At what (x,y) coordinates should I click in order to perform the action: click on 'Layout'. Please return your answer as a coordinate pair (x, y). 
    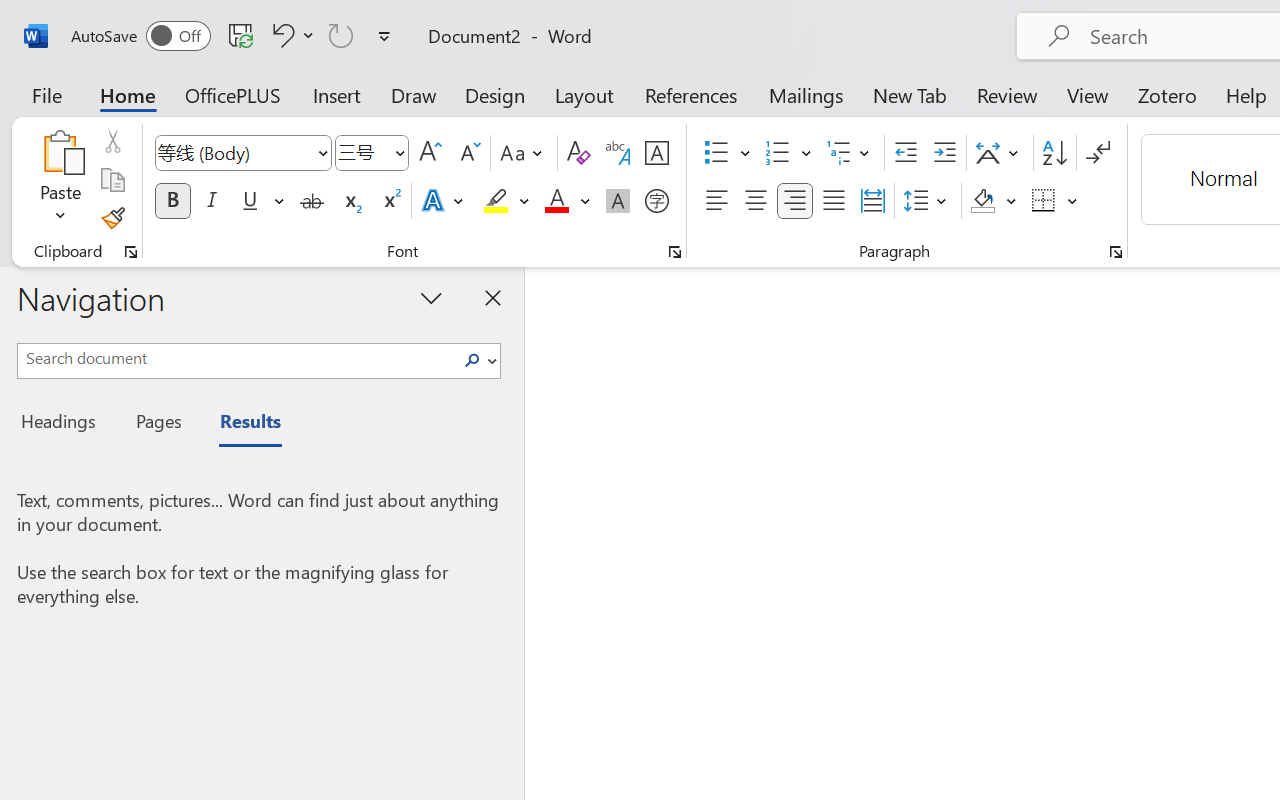
    Looking at the image, I should click on (583, 94).